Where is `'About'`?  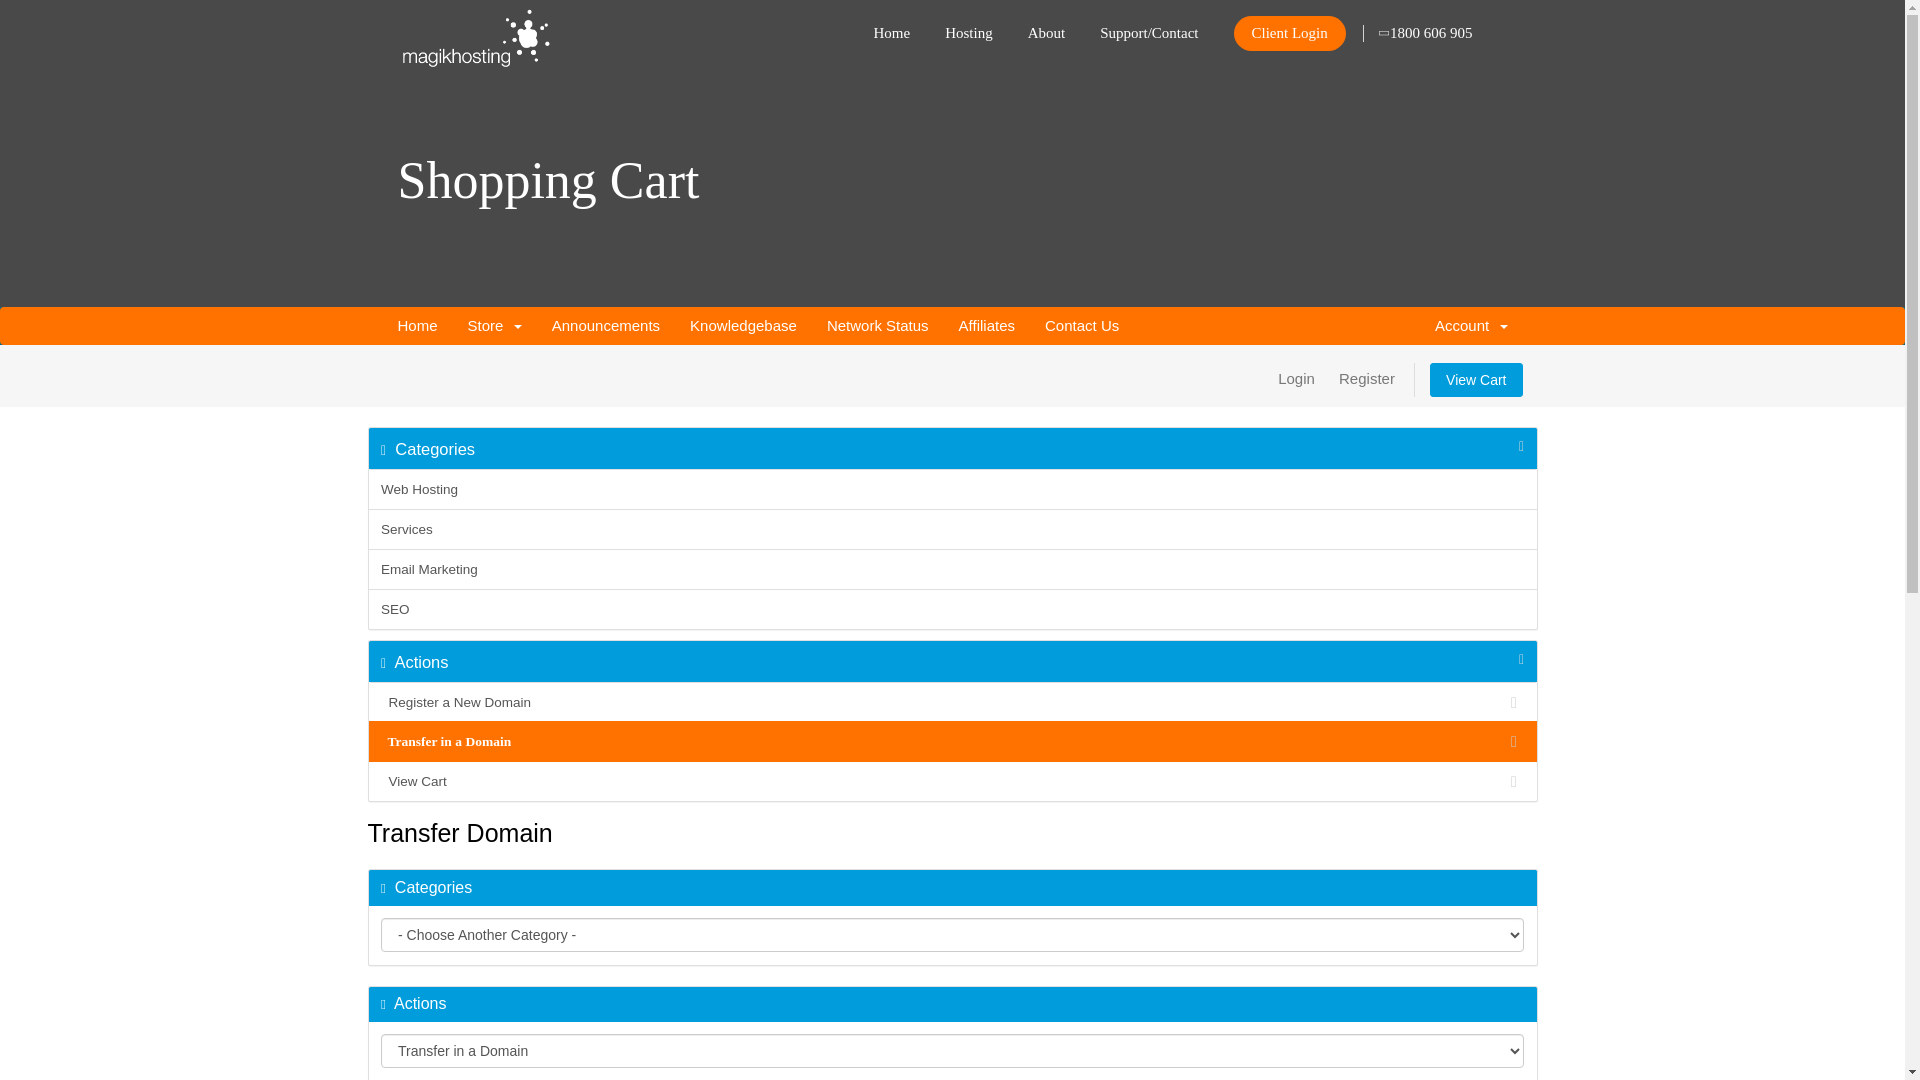
'About' is located at coordinates (1045, 27).